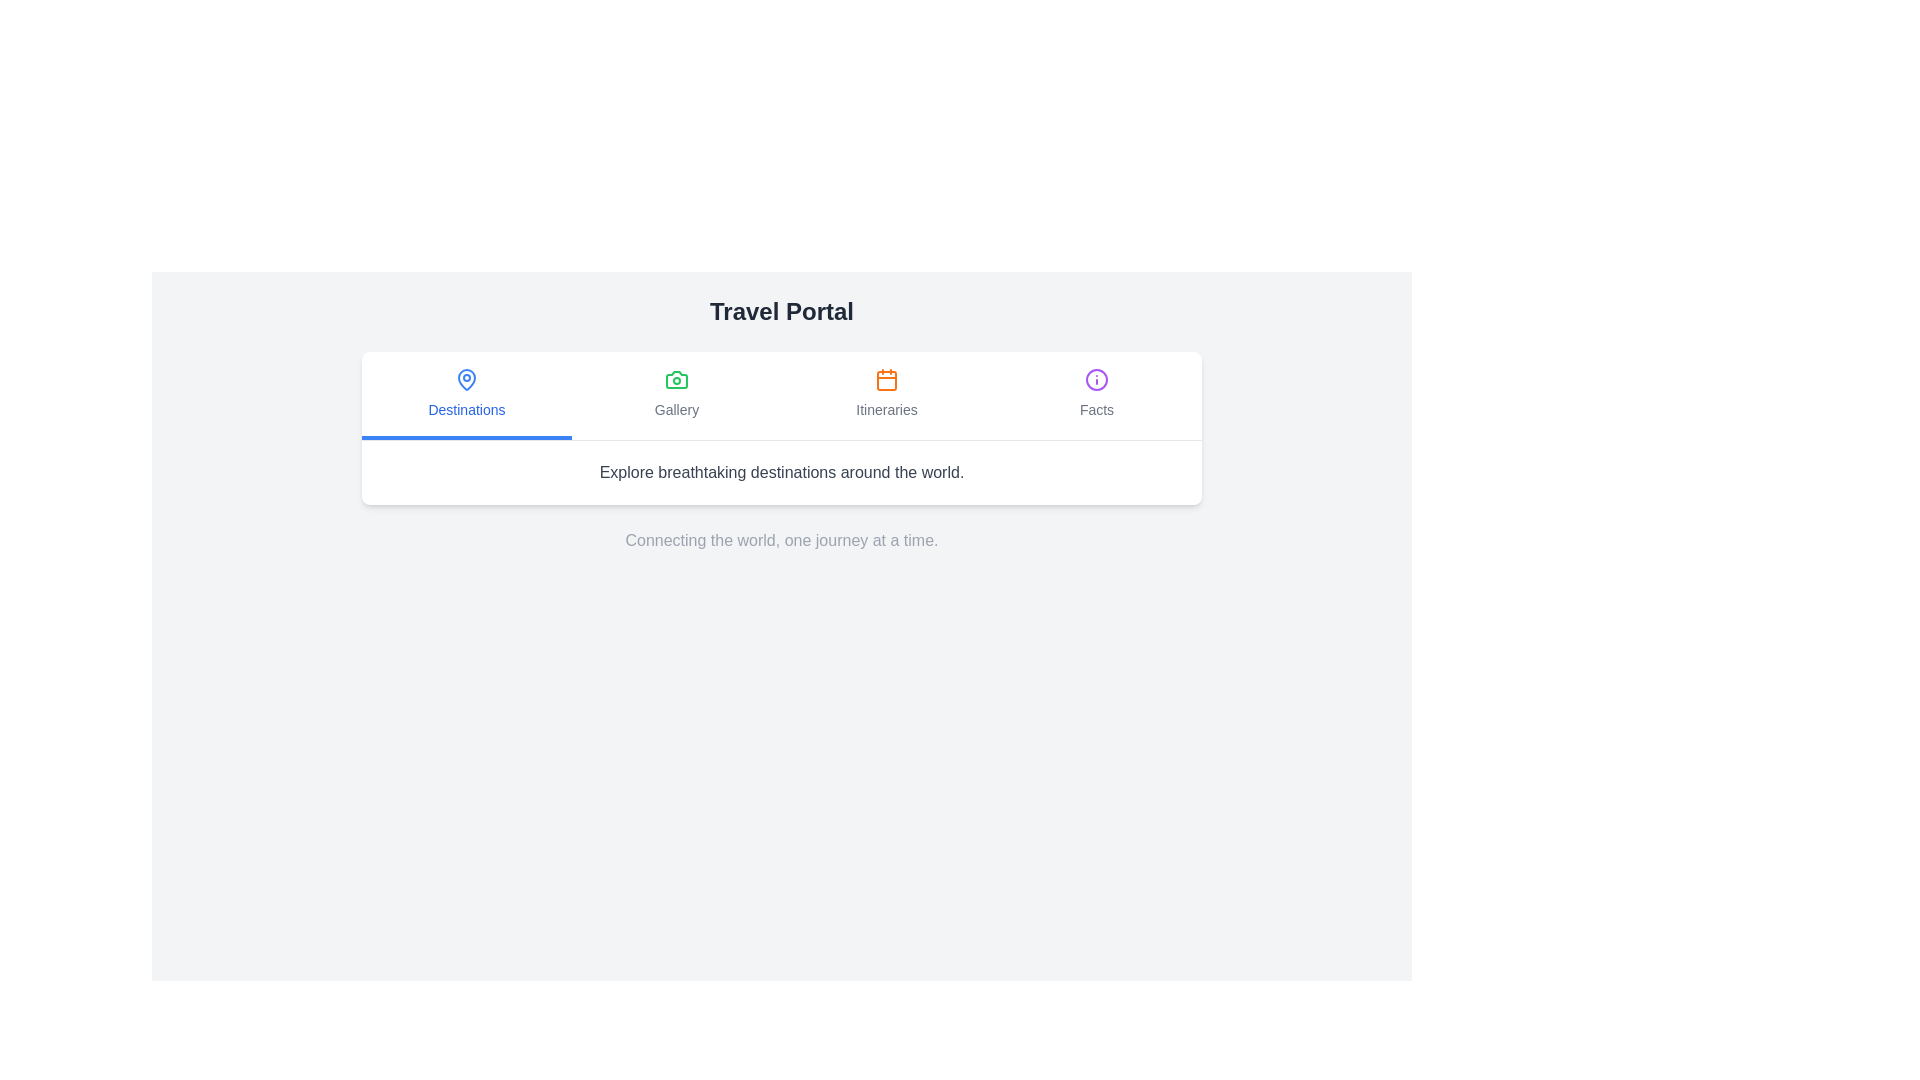 This screenshot has height=1080, width=1920. What do you see at coordinates (676, 408) in the screenshot?
I see `the 'Gallery' text label, which is centrally positioned below the camera icon and between the 'Destinations' and 'Itineraries' sections, to potentially trigger an action or navigation` at bounding box center [676, 408].